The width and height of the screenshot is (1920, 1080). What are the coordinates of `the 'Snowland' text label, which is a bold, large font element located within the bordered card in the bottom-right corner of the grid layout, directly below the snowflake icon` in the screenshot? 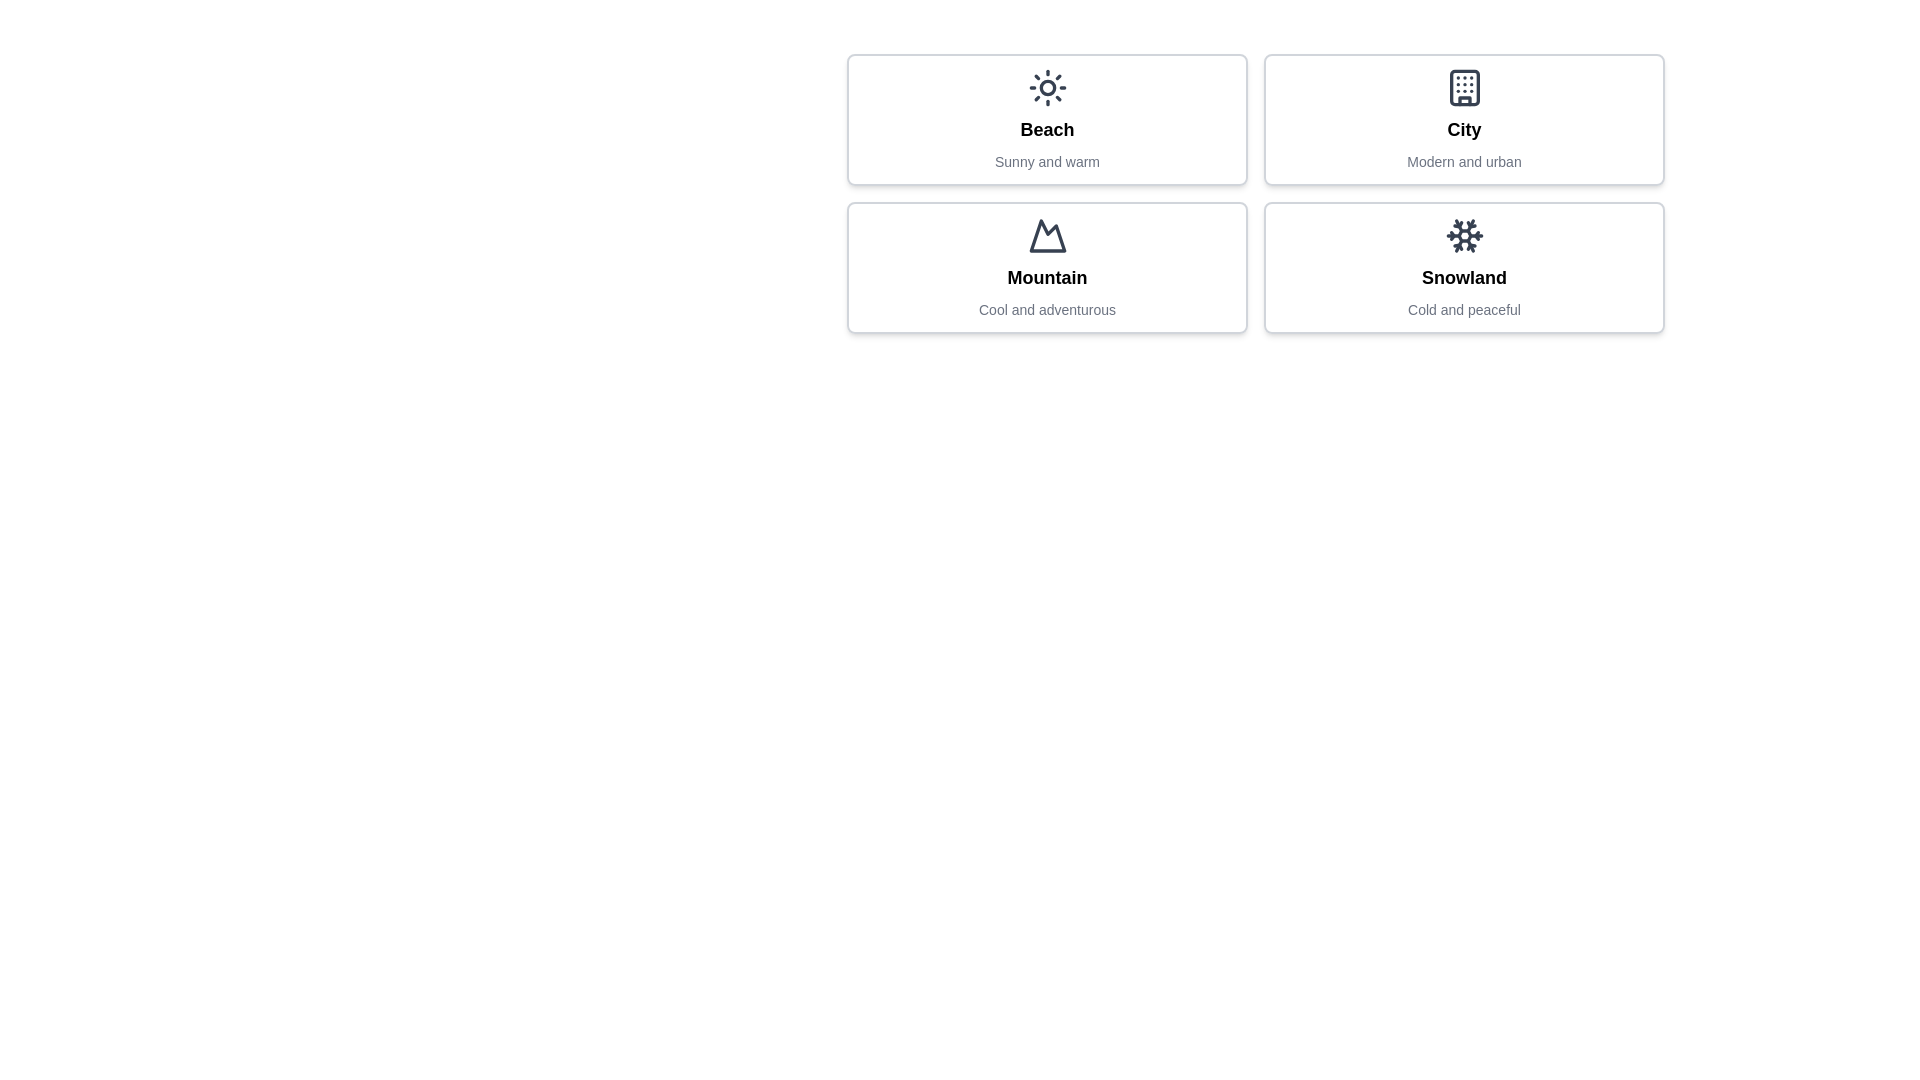 It's located at (1464, 277).